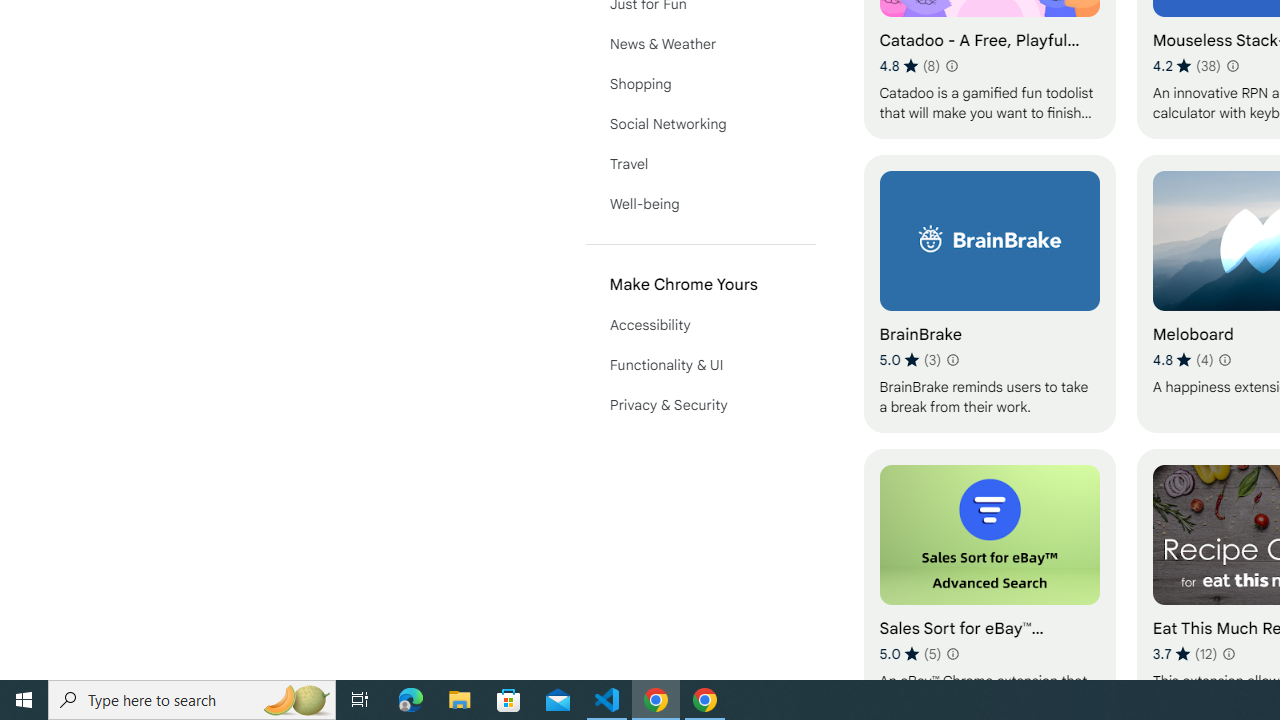 This screenshot has height=720, width=1280. Describe the element at coordinates (1187, 65) in the screenshot. I see `'Average rating 4.2 out of 5 stars. 38 ratings.'` at that location.